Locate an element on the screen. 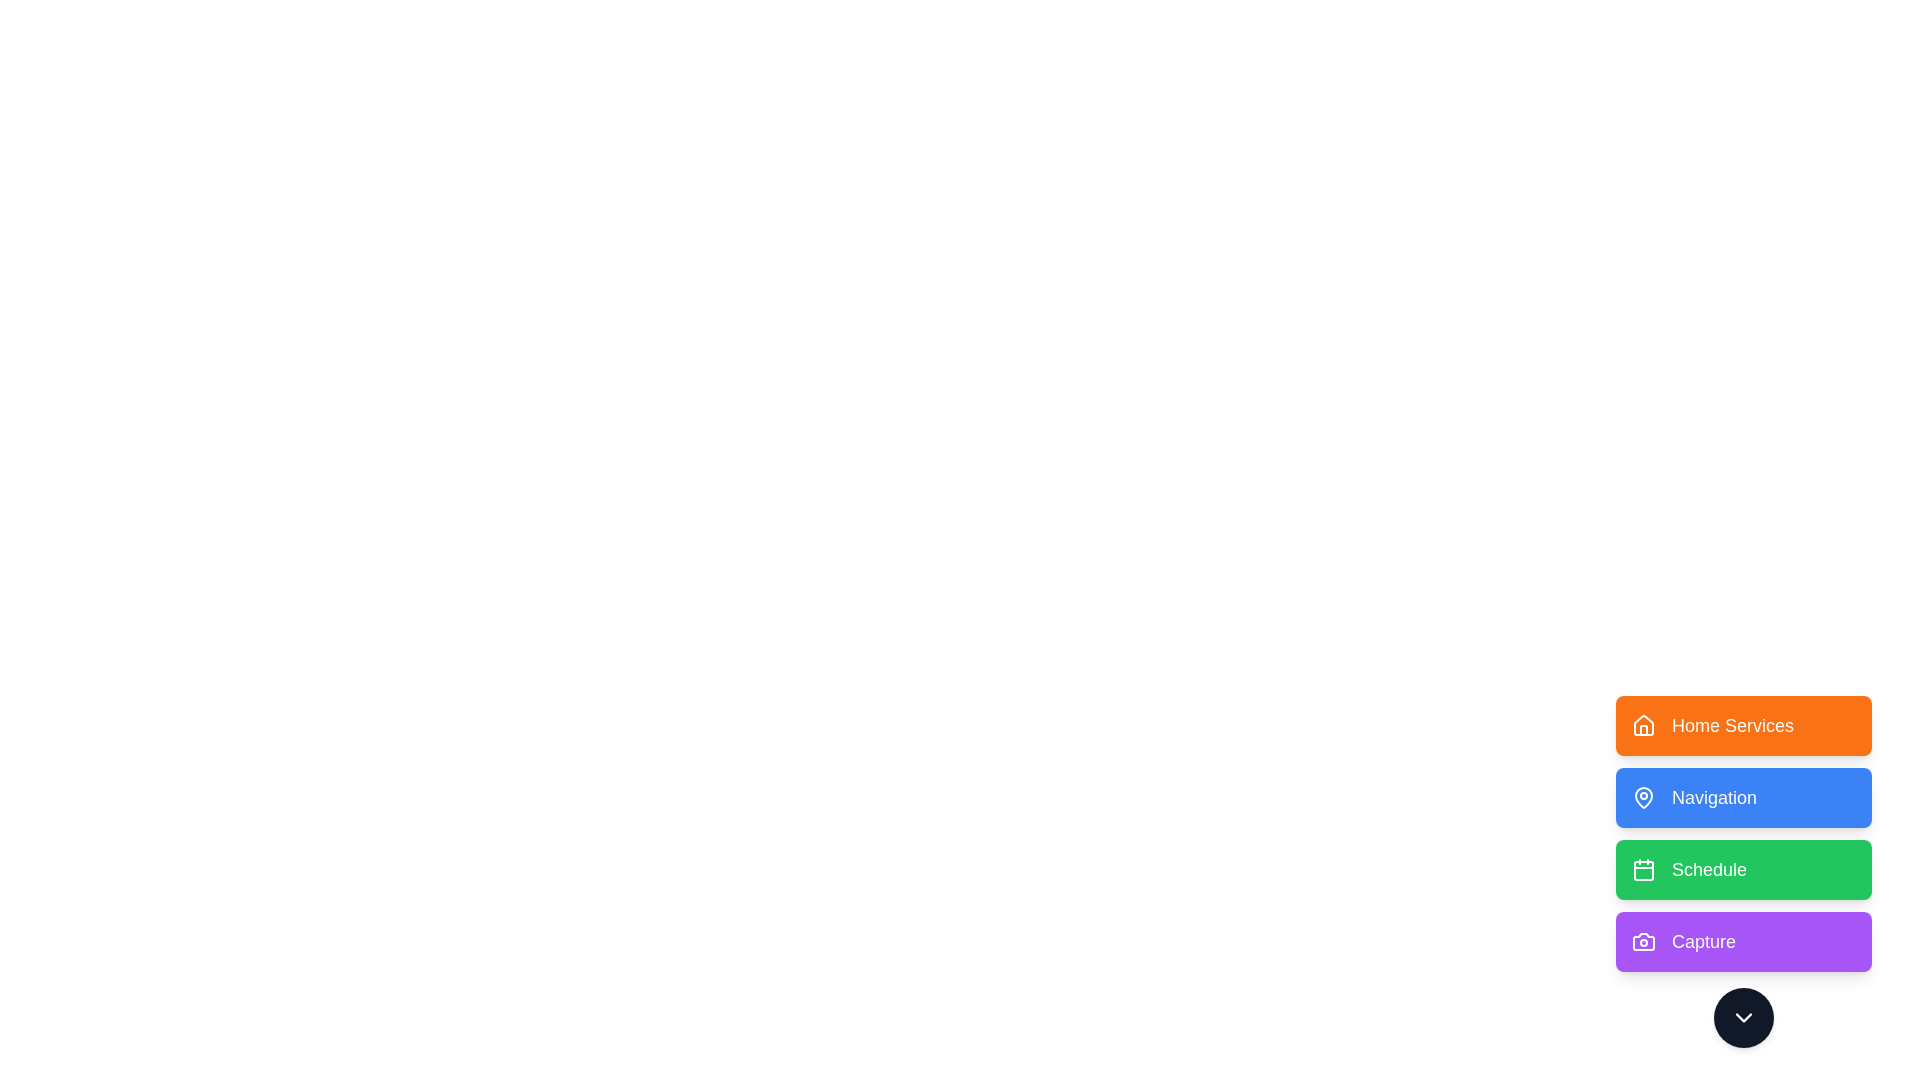 This screenshot has width=1920, height=1080. the 'Schedule' button is located at coordinates (1742, 869).